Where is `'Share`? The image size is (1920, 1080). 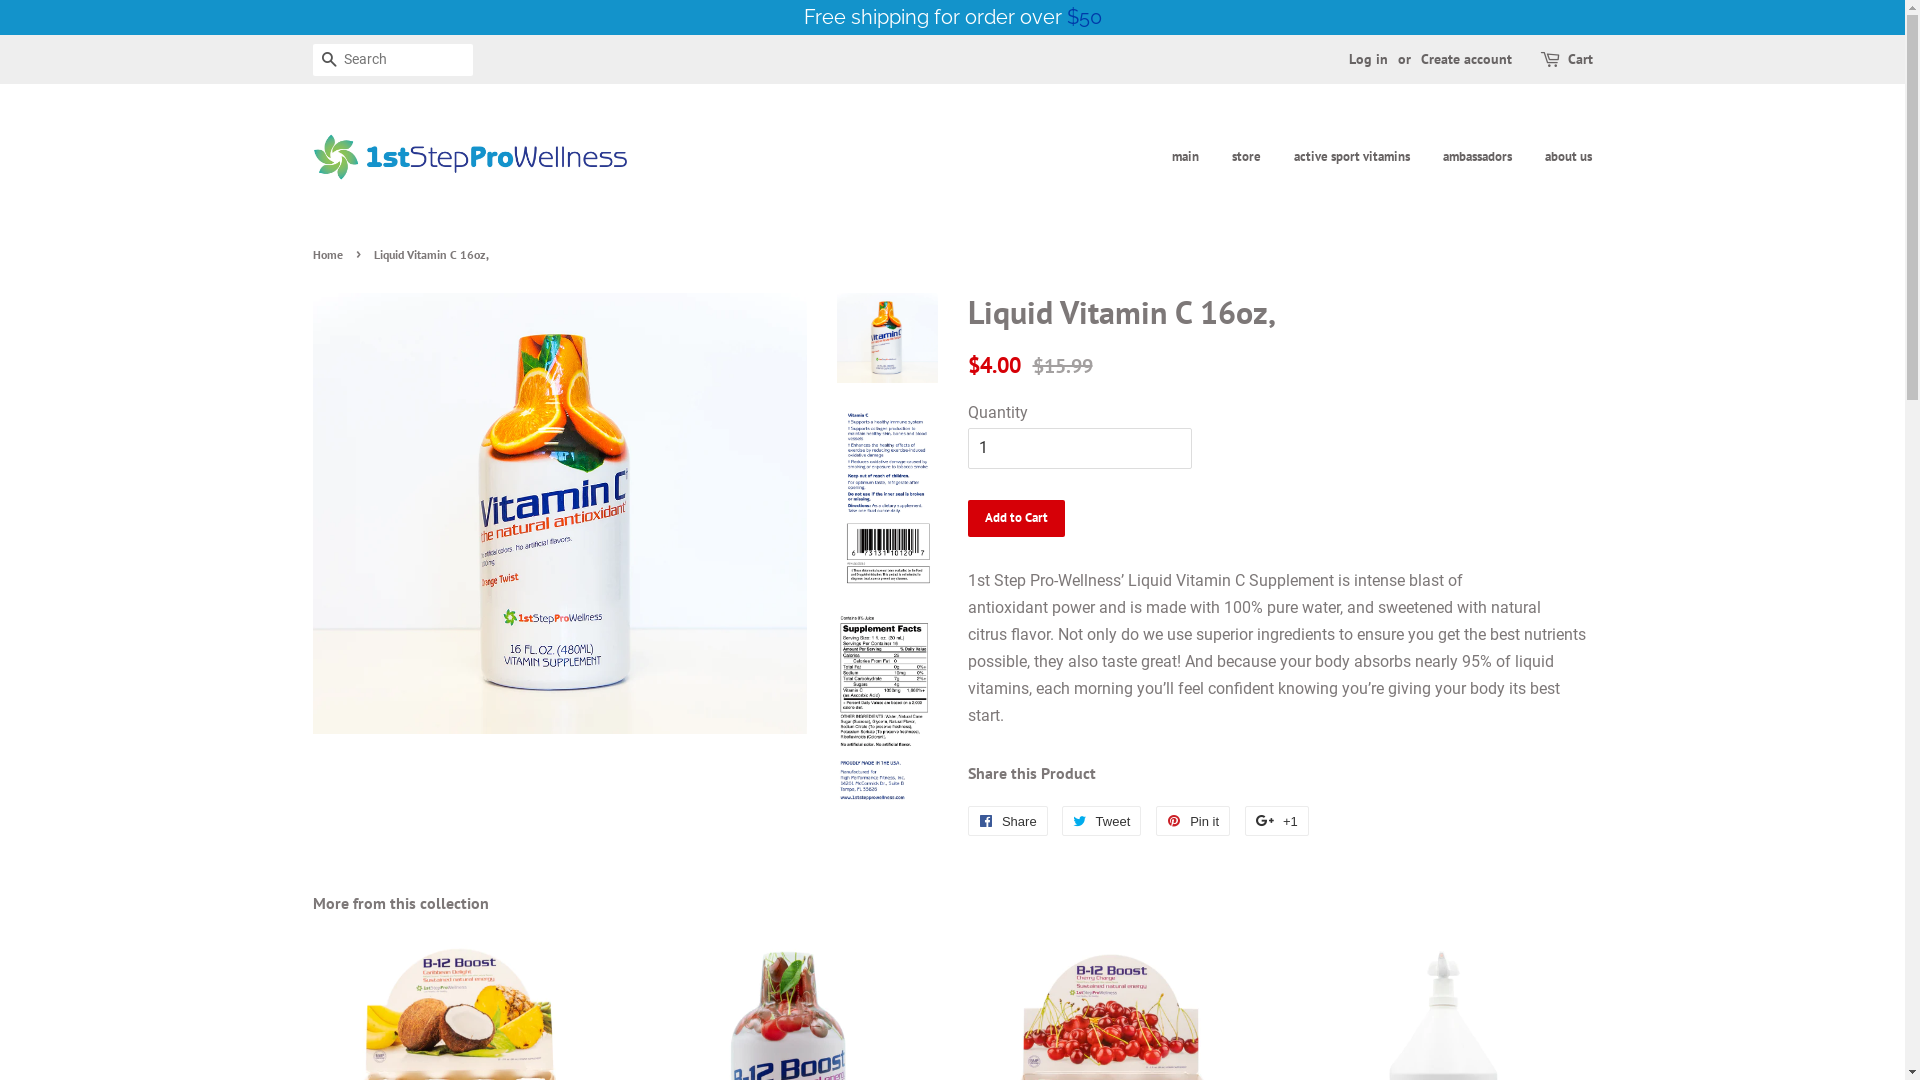
'Share is located at coordinates (1008, 821).